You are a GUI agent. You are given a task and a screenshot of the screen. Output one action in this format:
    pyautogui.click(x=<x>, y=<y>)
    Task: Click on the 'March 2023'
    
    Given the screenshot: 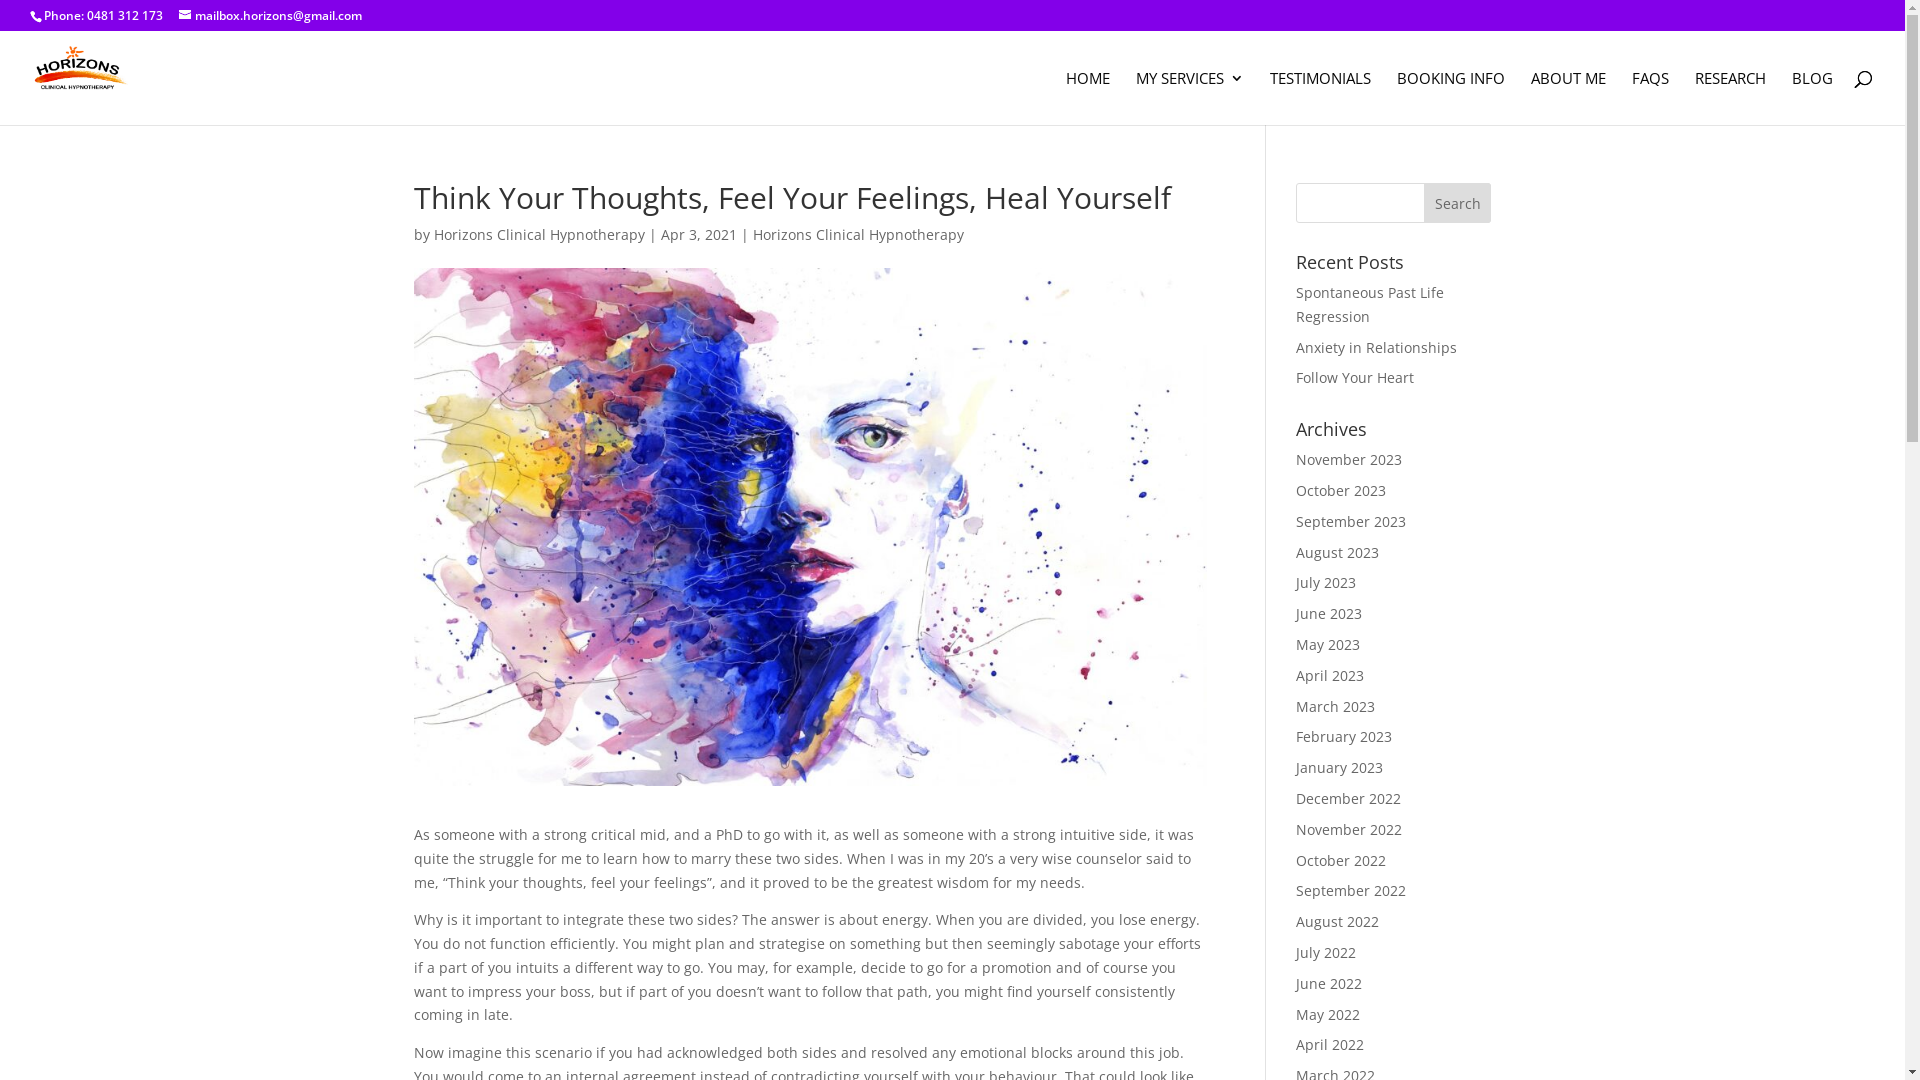 What is the action you would take?
    pyautogui.click(x=1335, y=705)
    